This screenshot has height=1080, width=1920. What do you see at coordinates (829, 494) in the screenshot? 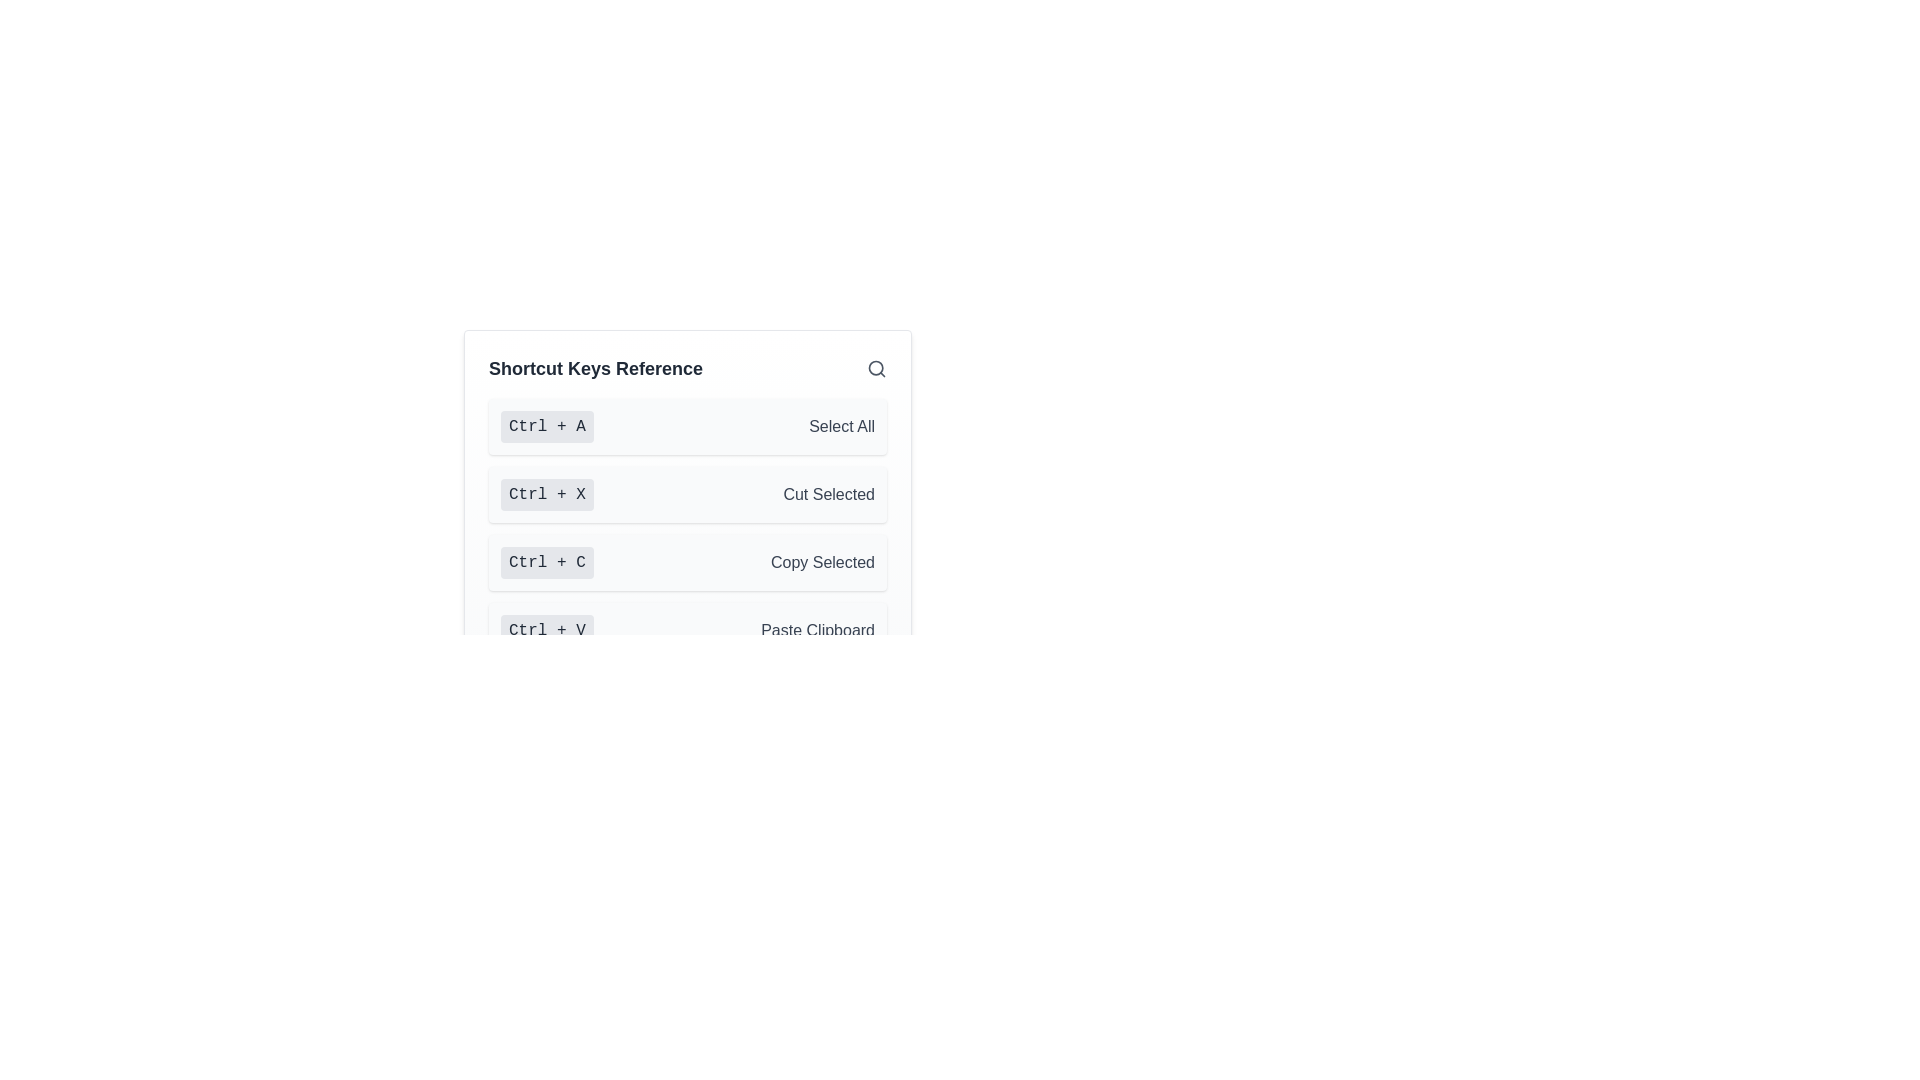
I see `the Text label that describes the action associated with the shortcut key combination 'Ctrl + X', positioned on the right side within a horizontal grouping` at bounding box center [829, 494].